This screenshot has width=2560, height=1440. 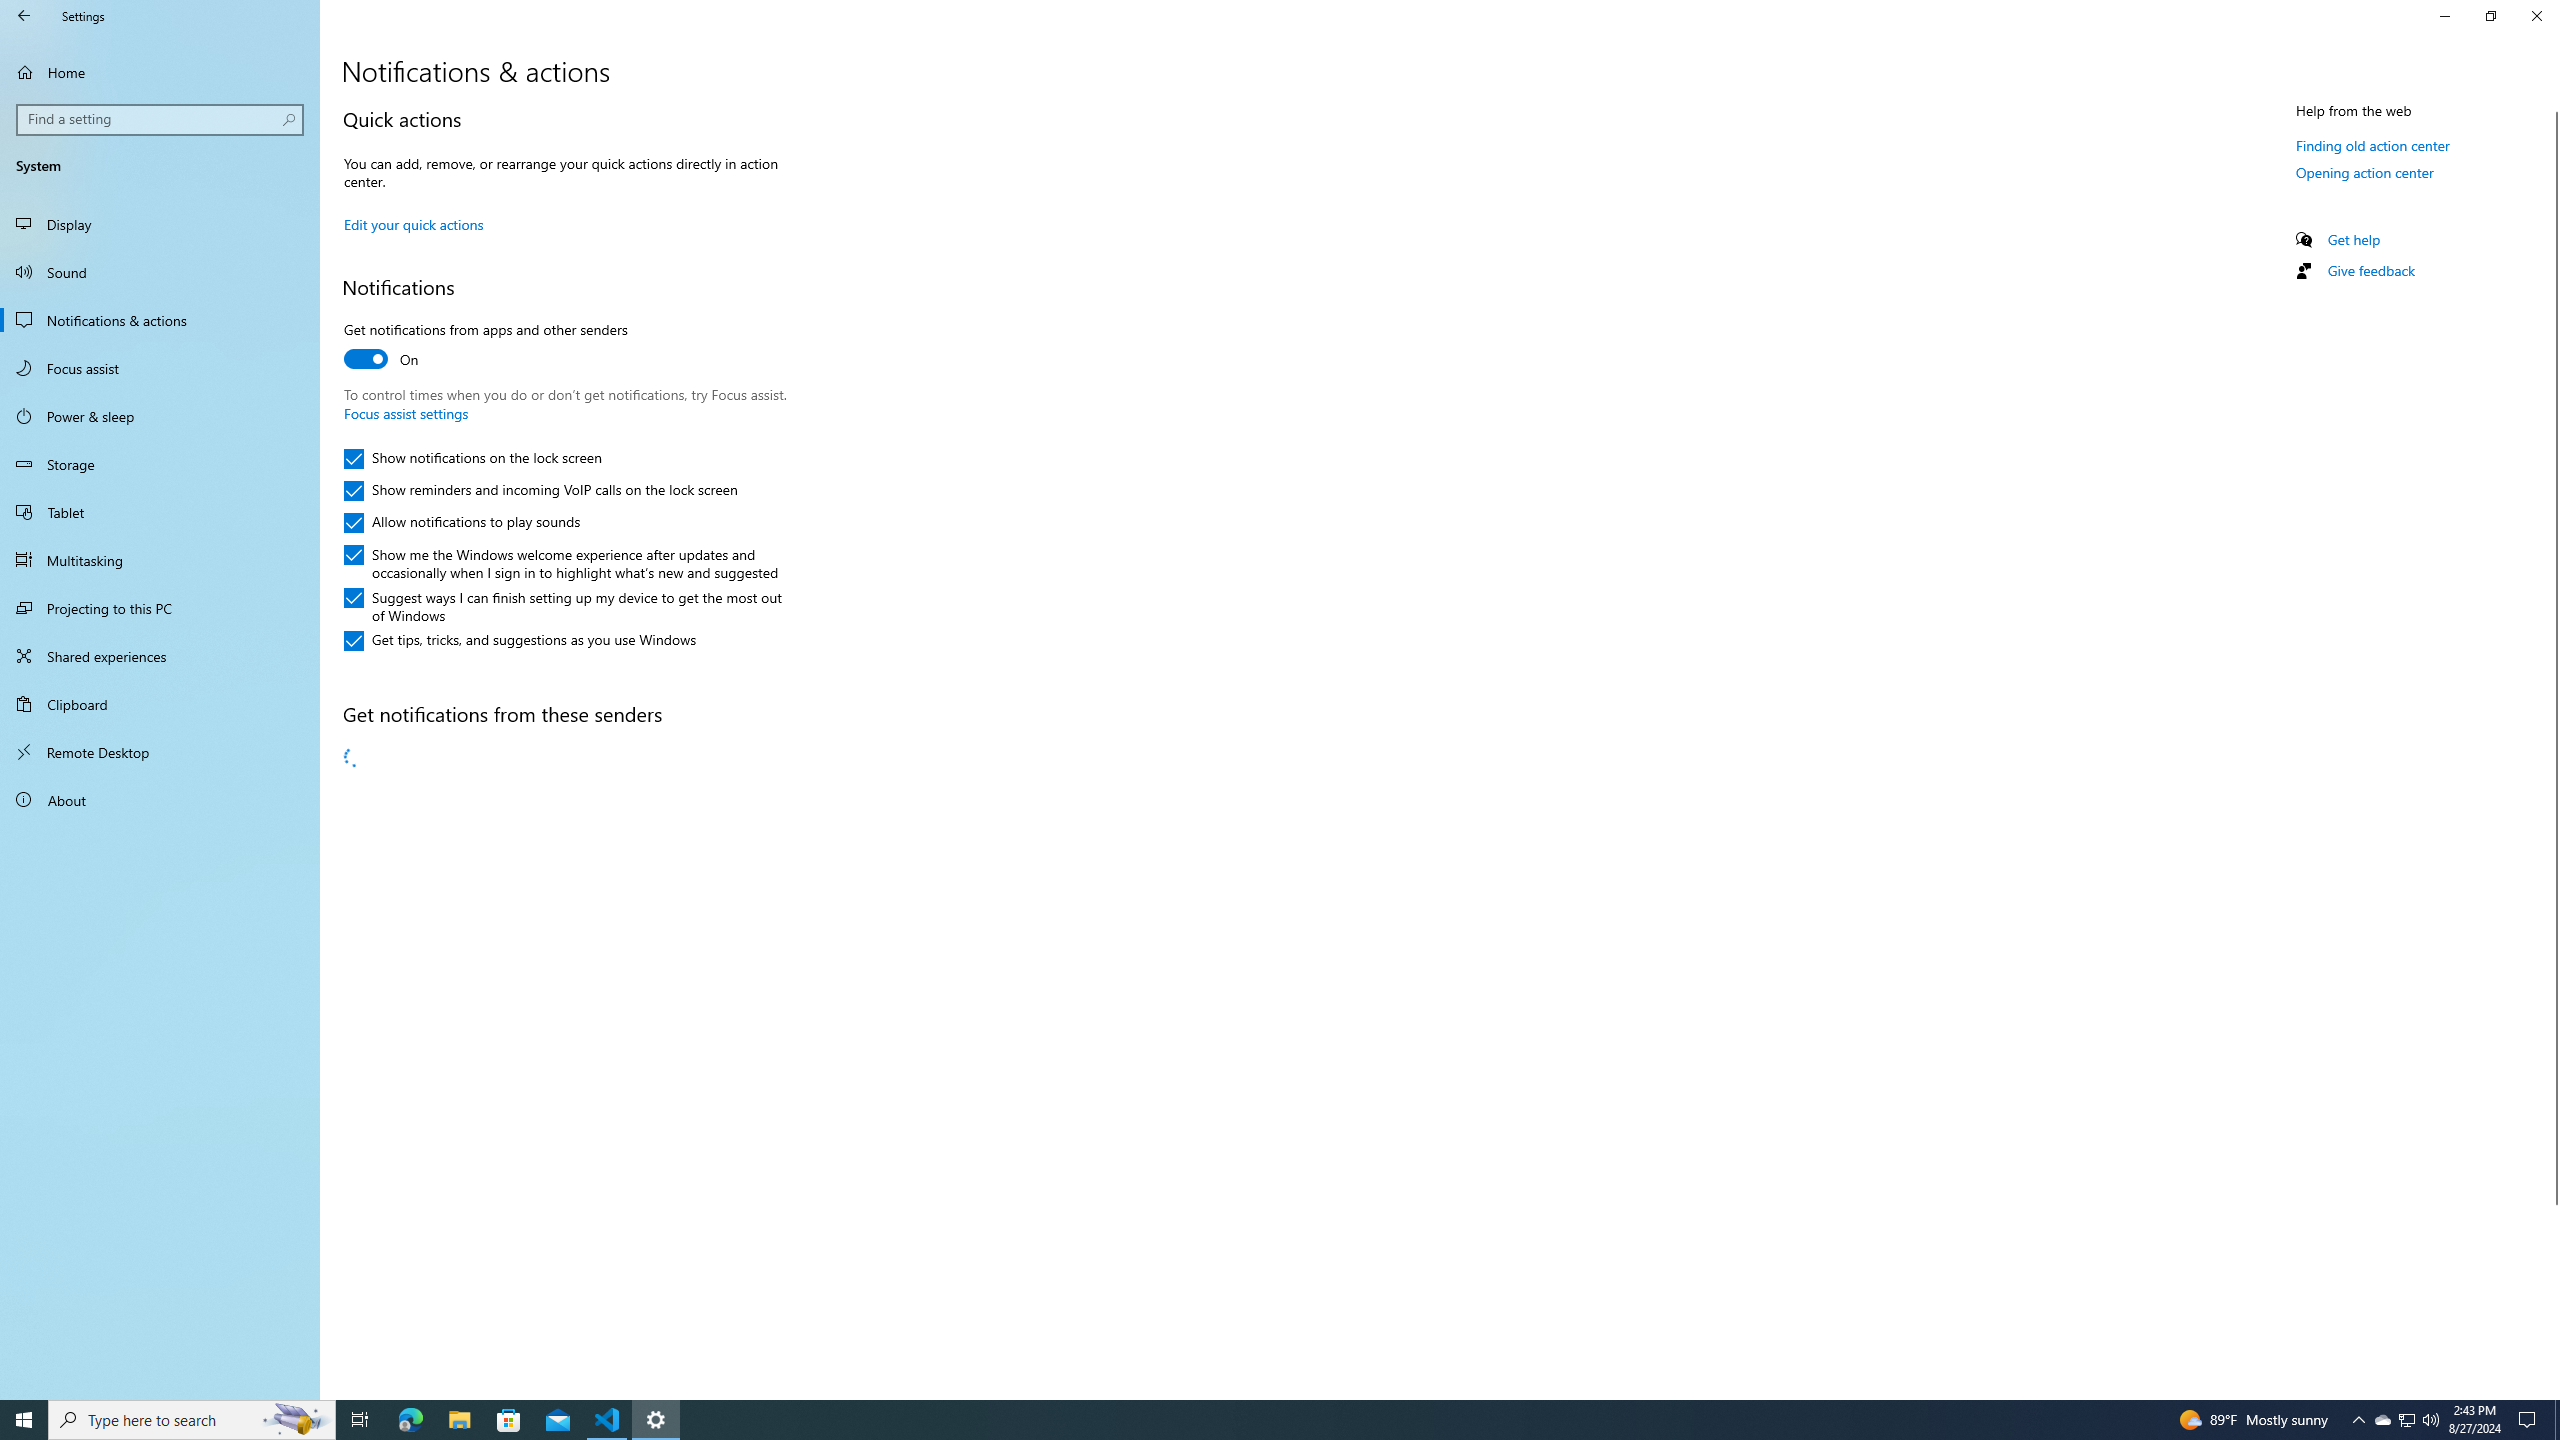 I want to click on 'Close Settings', so click(x=2535, y=15).